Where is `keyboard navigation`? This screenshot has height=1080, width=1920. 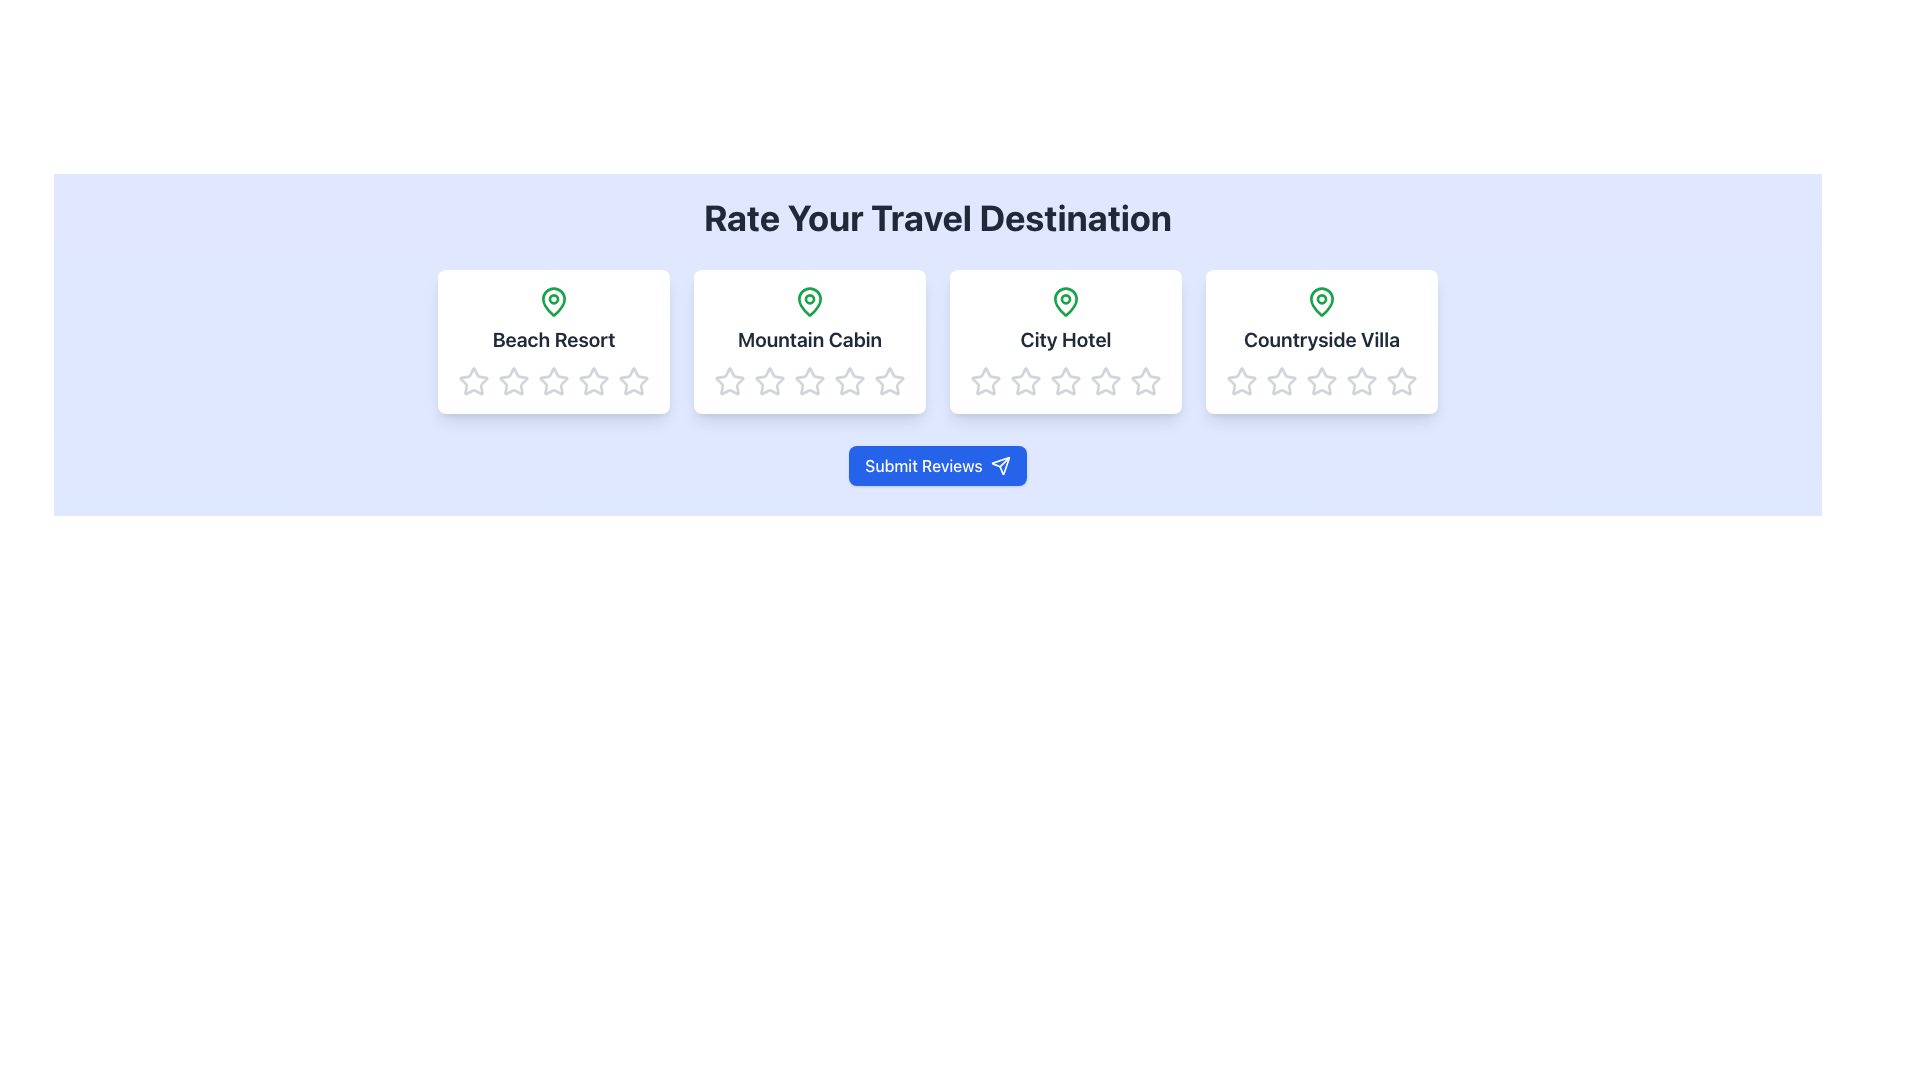
keyboard navigation is located at coordinates (1241, 381).